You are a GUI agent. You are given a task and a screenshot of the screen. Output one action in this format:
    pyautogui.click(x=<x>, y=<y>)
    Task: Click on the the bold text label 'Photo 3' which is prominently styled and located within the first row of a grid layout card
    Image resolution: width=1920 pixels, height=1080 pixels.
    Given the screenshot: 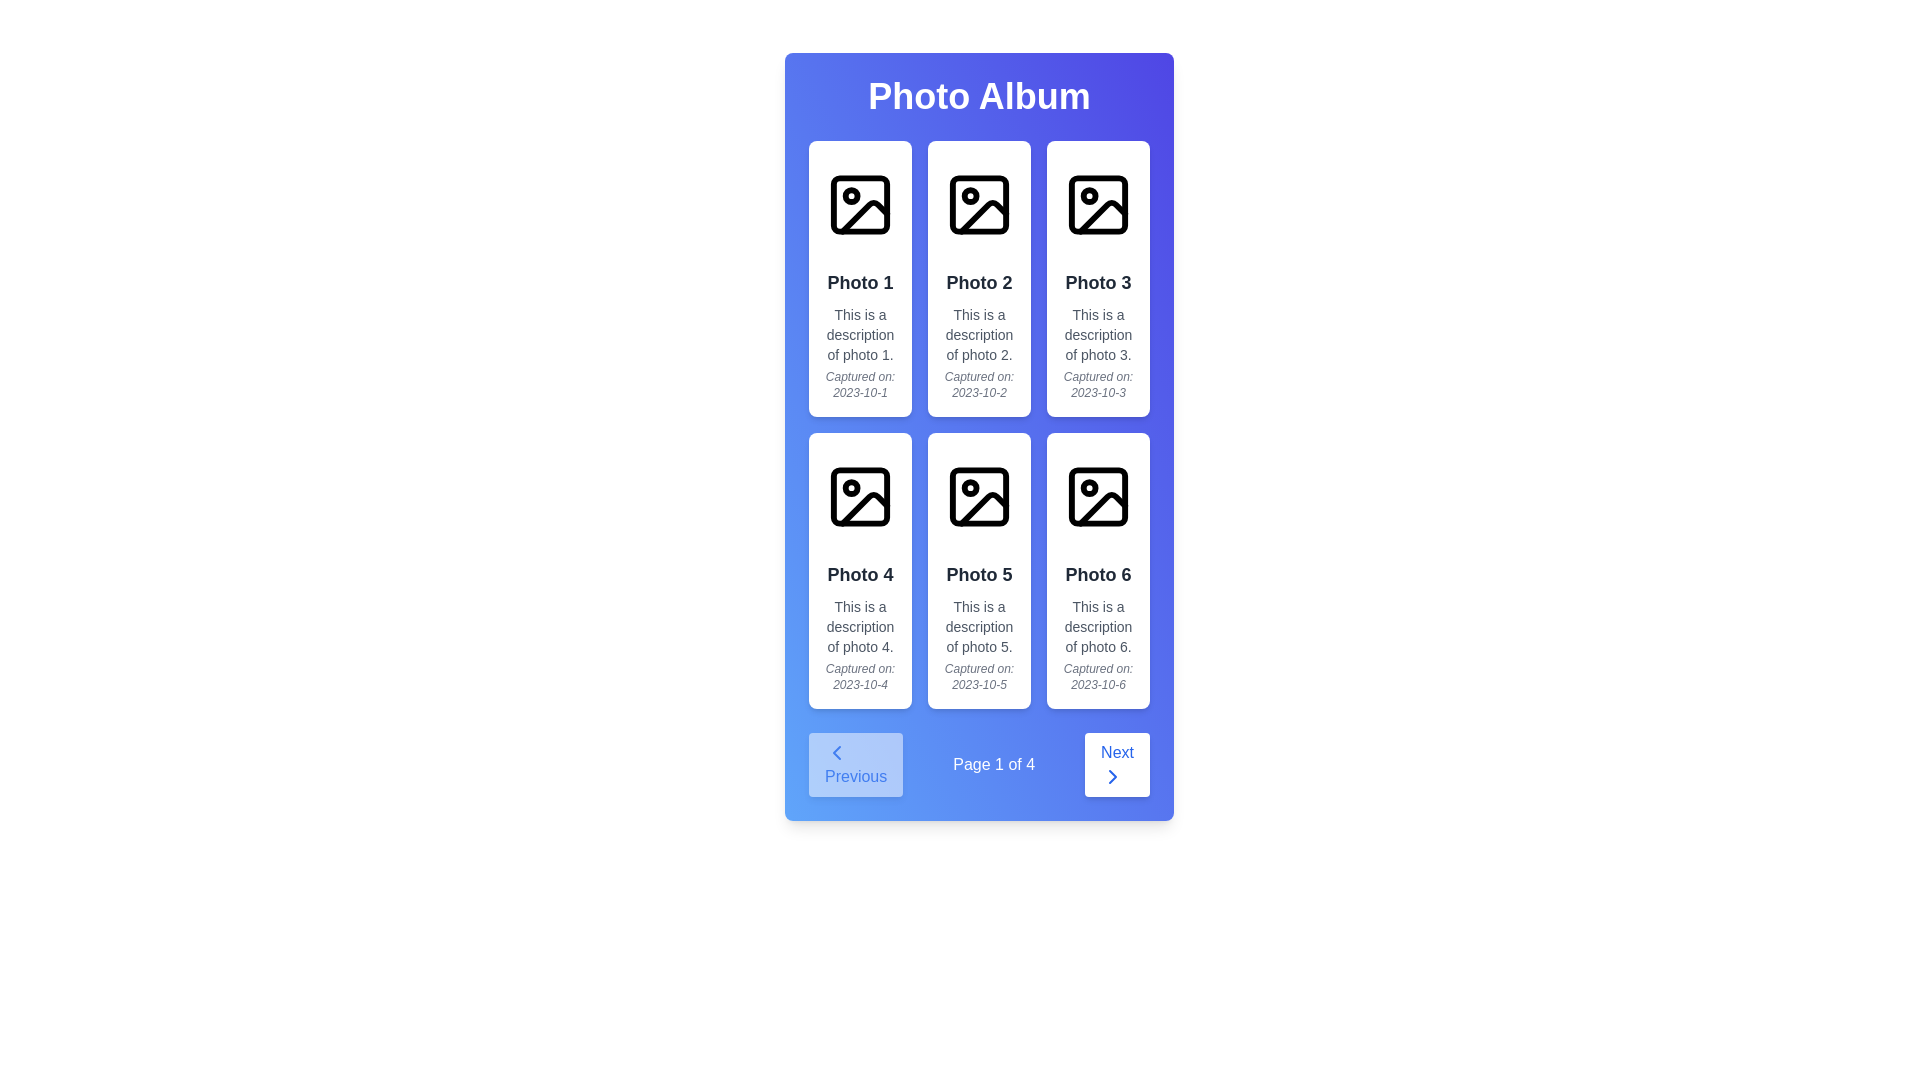 What is the action you would take?
    pyautogui.click(x=1097, y=282)
    